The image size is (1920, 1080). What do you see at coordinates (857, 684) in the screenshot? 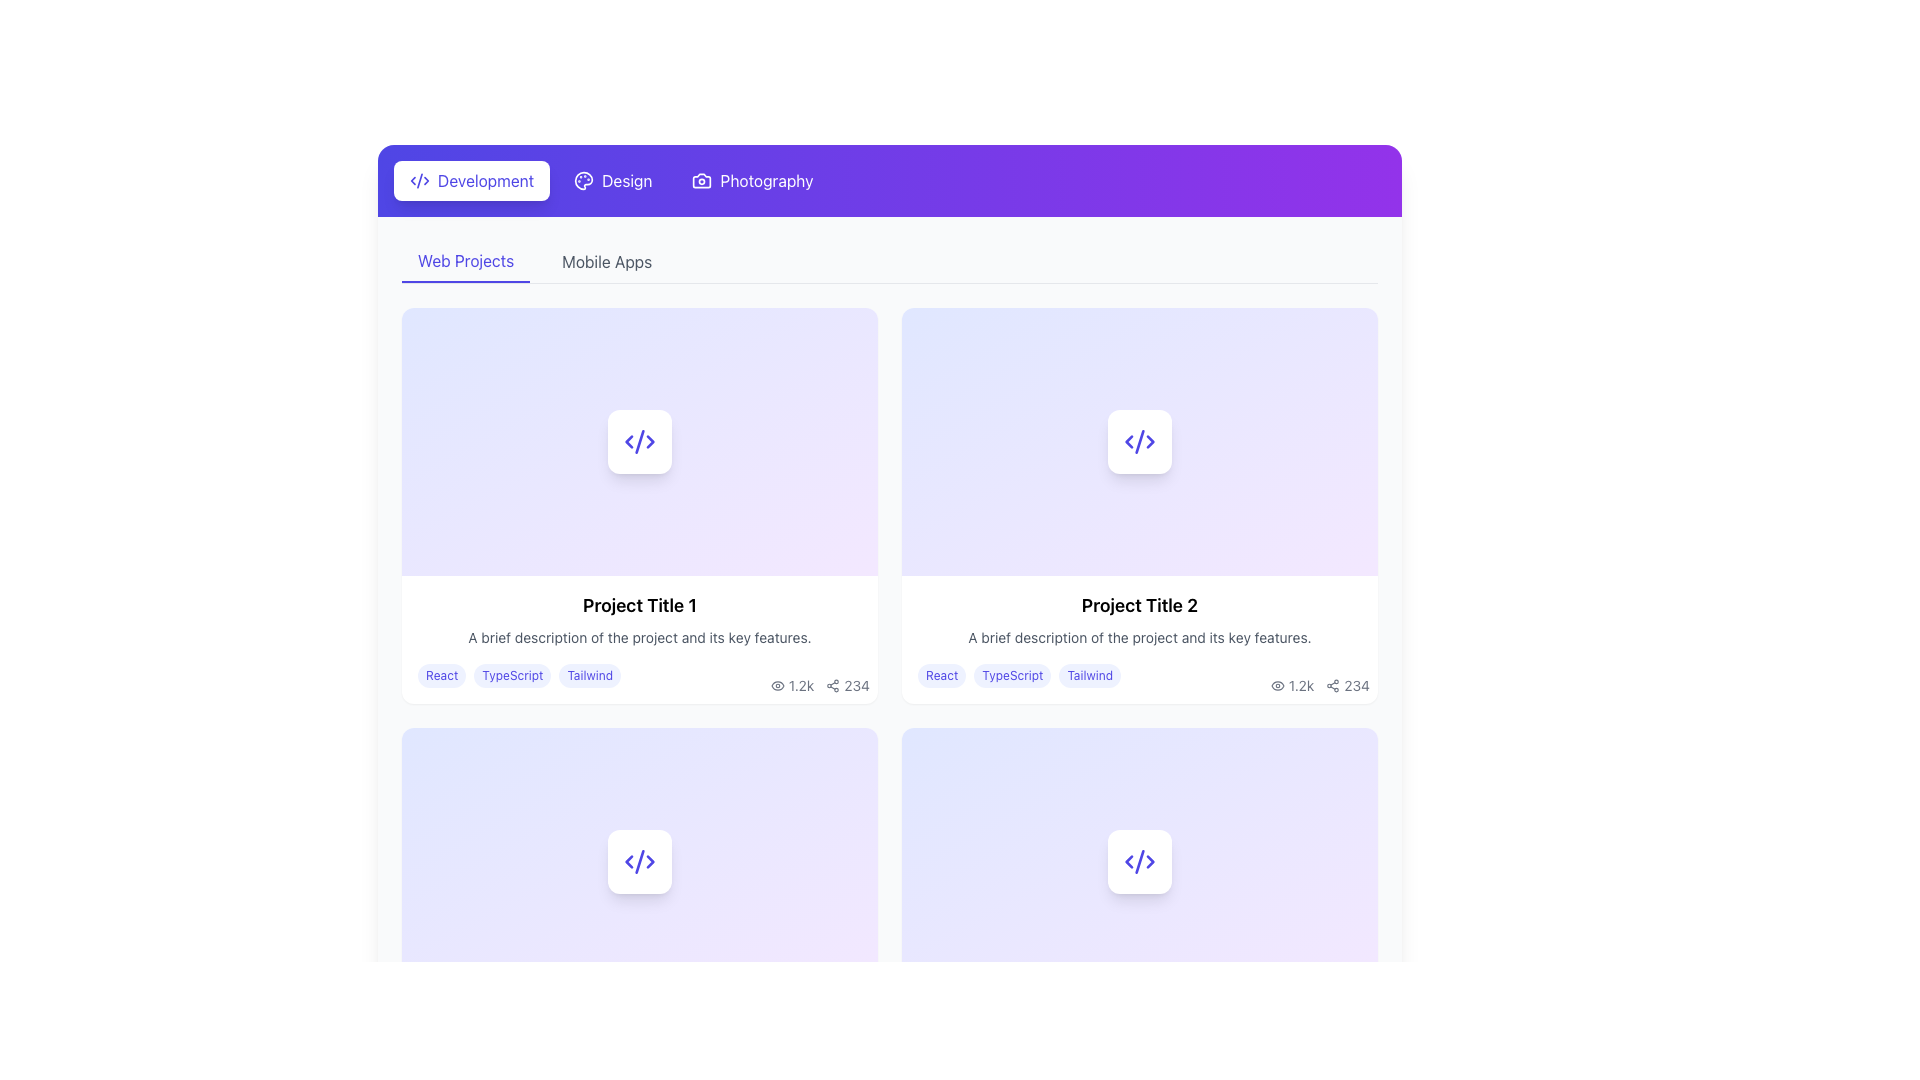
I see `the text label displaying '234' located in the bottom-right corner of the card for 'Project Title 2'` at bounding box center [857, 684].